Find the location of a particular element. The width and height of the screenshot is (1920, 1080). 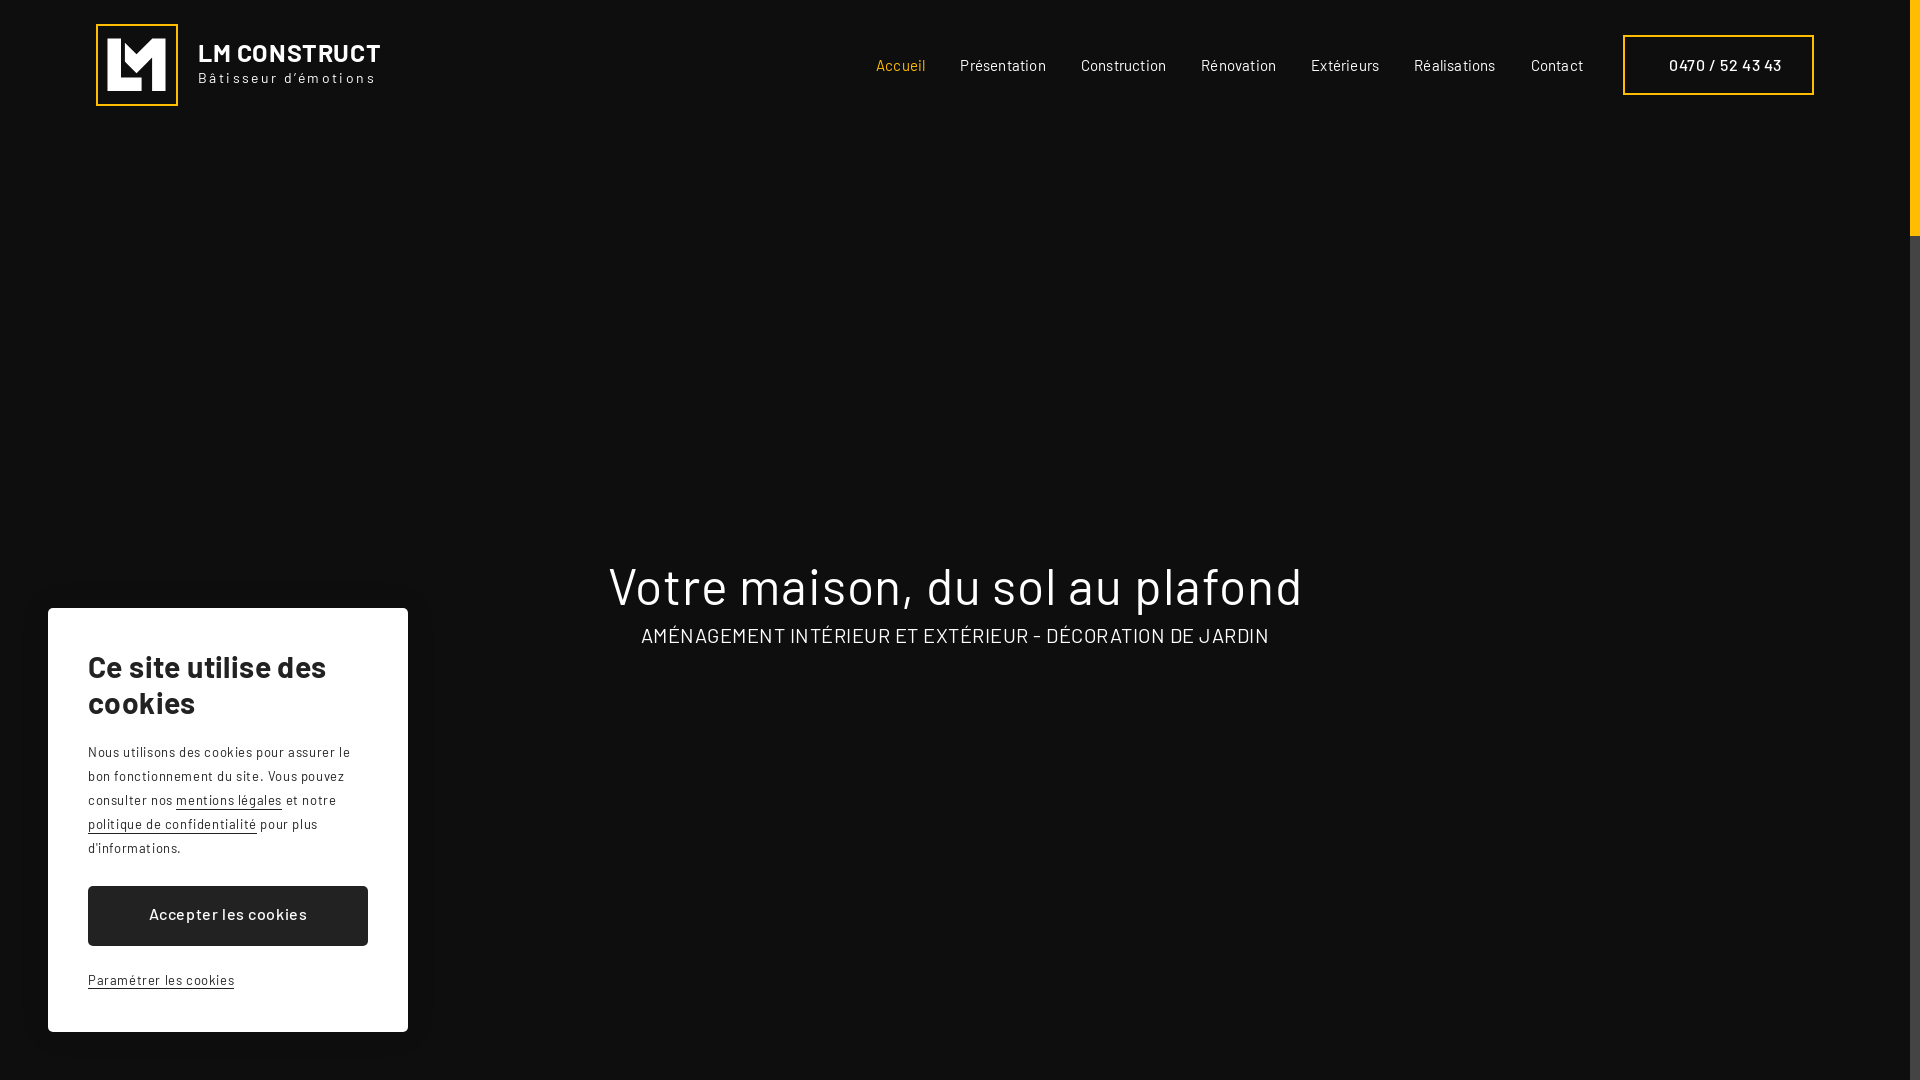

'0470 / 52 43 43' is located at coordinates (1622, 64).